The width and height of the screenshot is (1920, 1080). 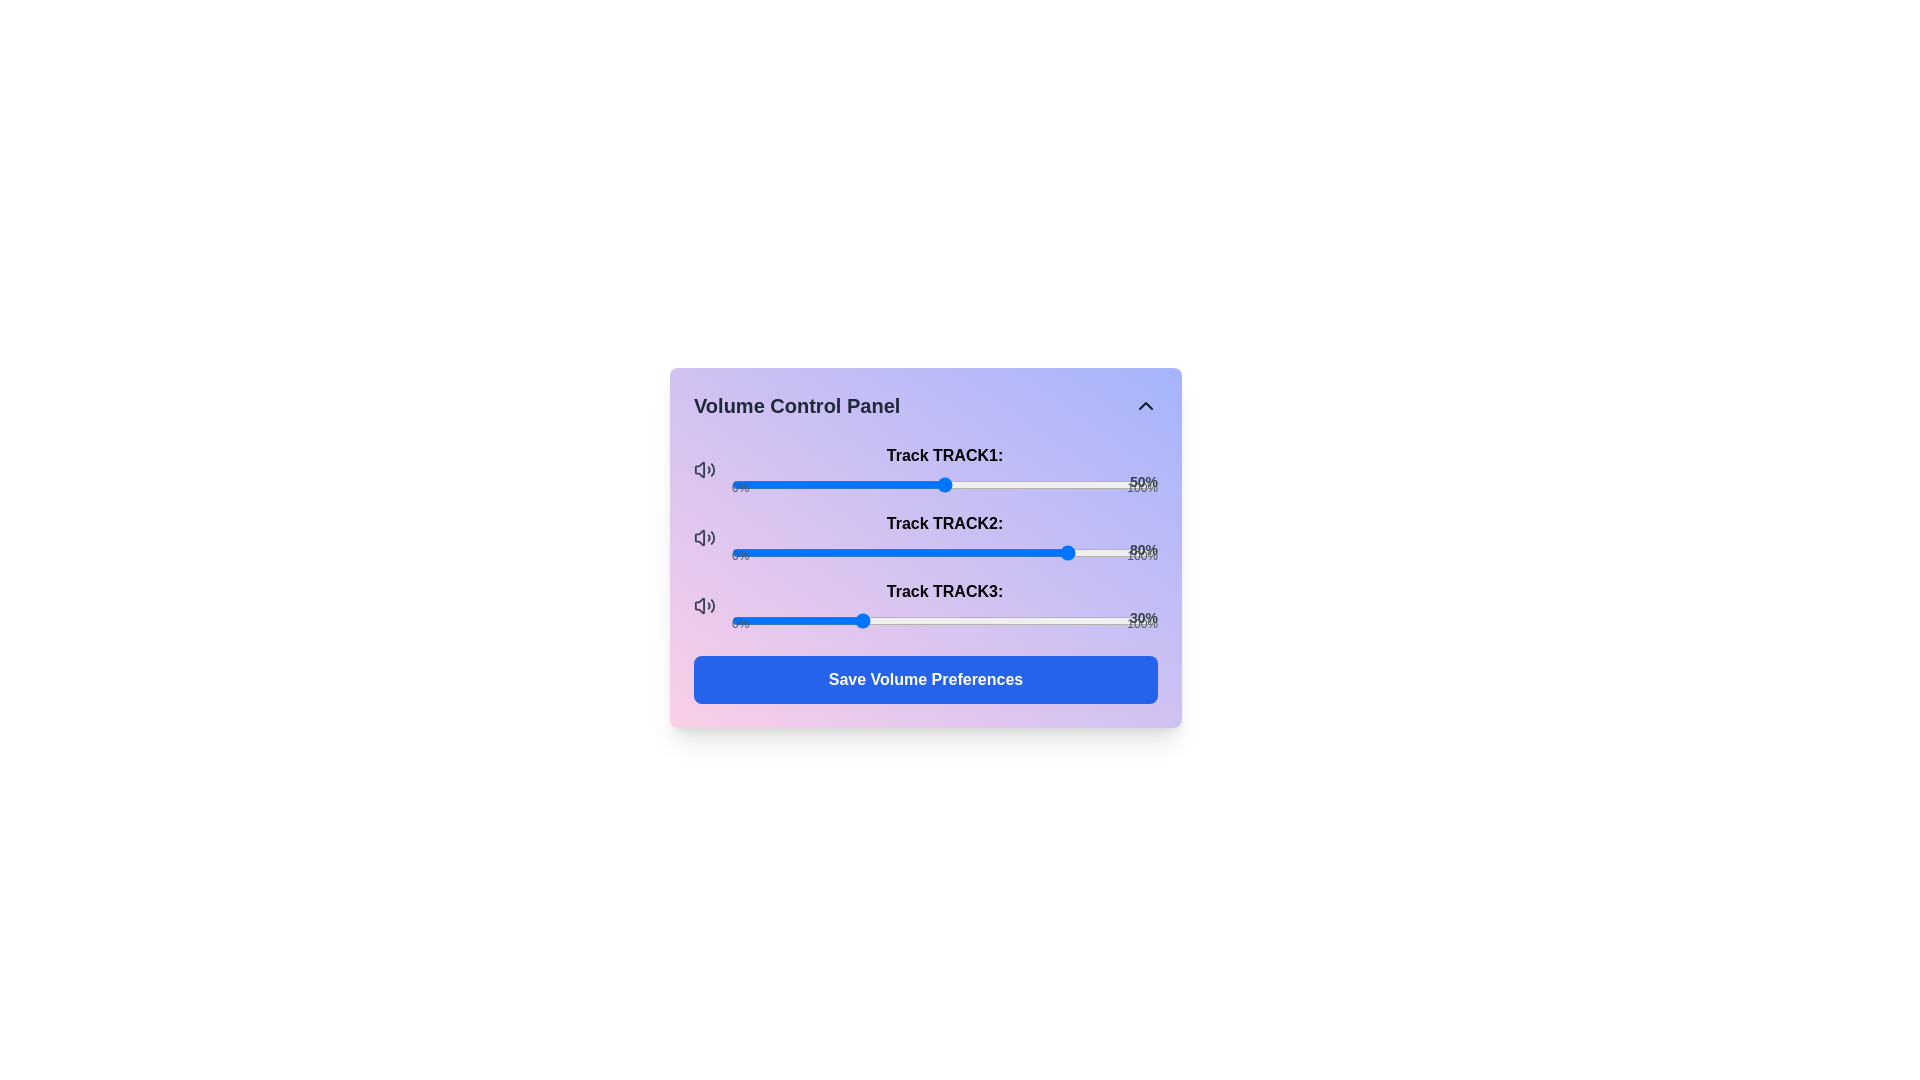 I want to click on the small upward-facing chevron arrow icon button located in the upper-right corner of the 'Volume Control Panel' interface, so click(x=1146, y=405).